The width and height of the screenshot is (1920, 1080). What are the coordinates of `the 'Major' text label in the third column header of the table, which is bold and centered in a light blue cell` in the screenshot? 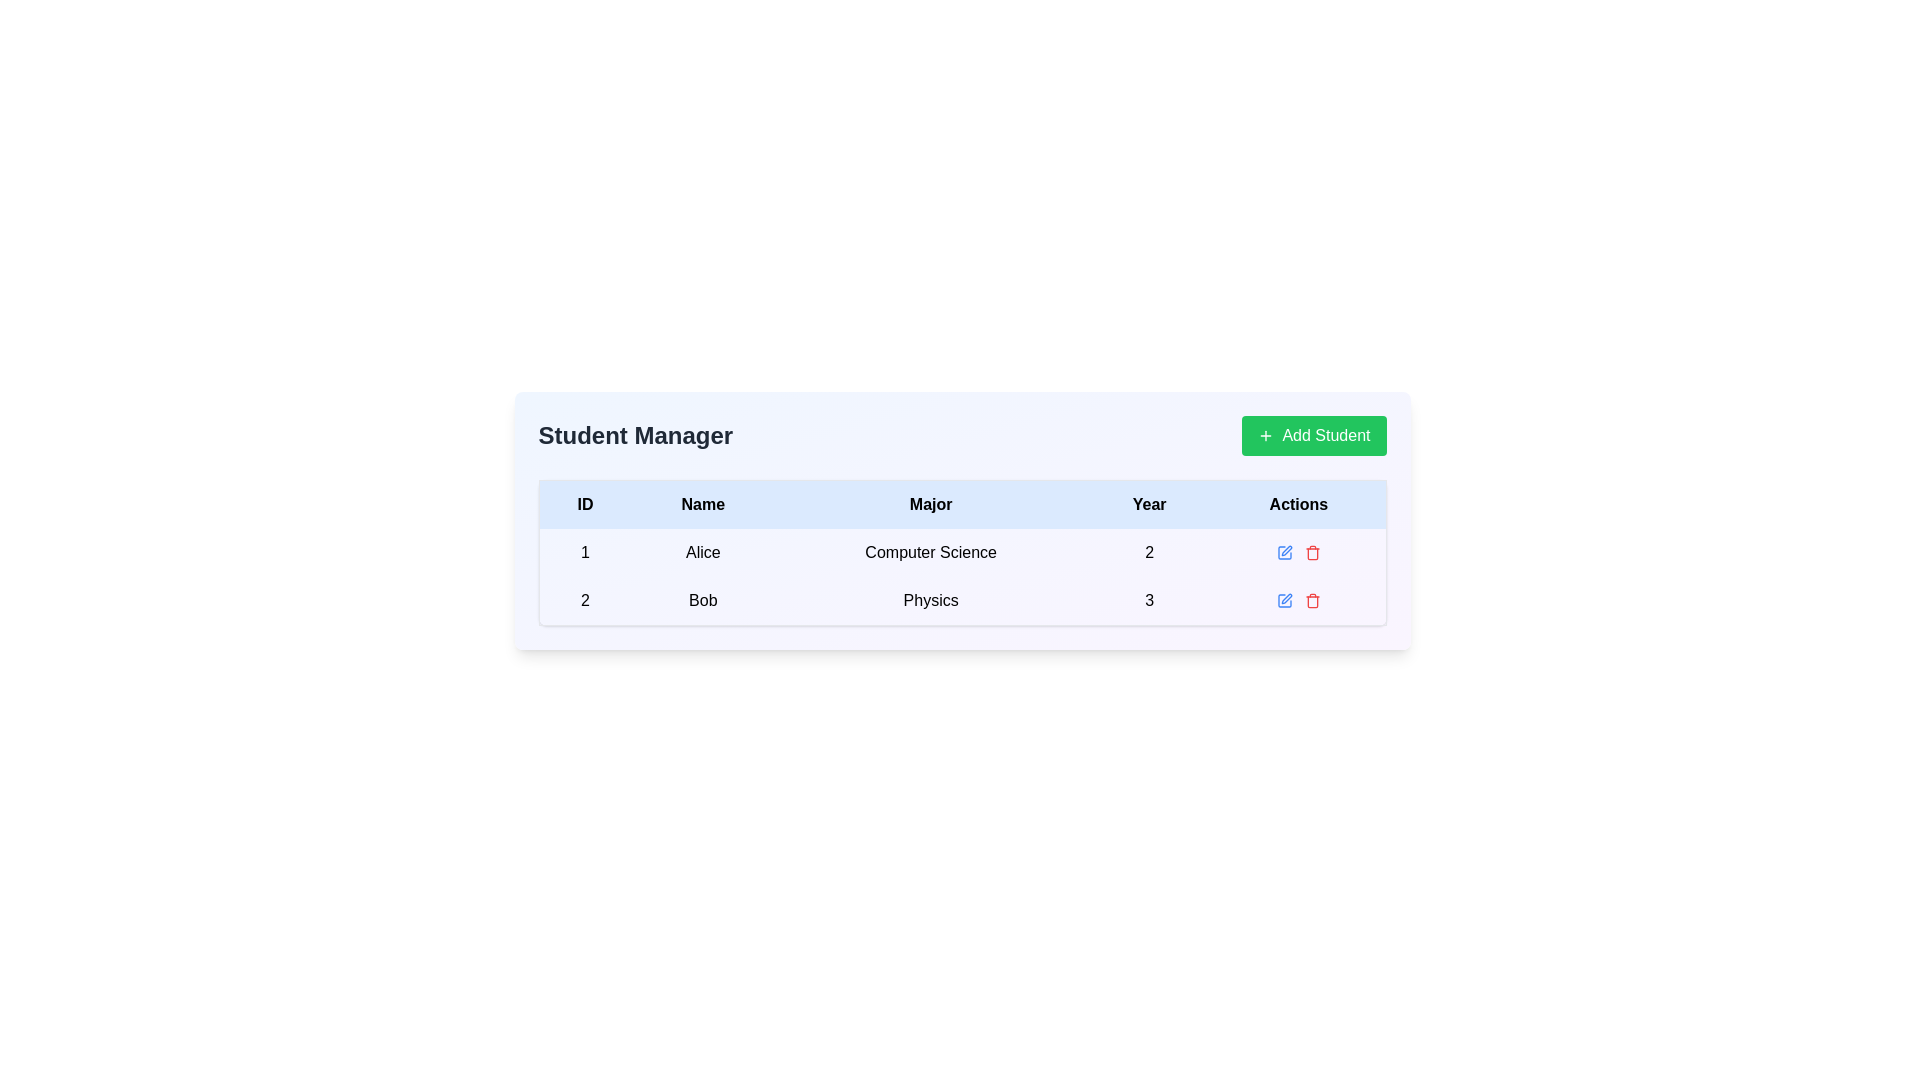 It's located at (930, 503).